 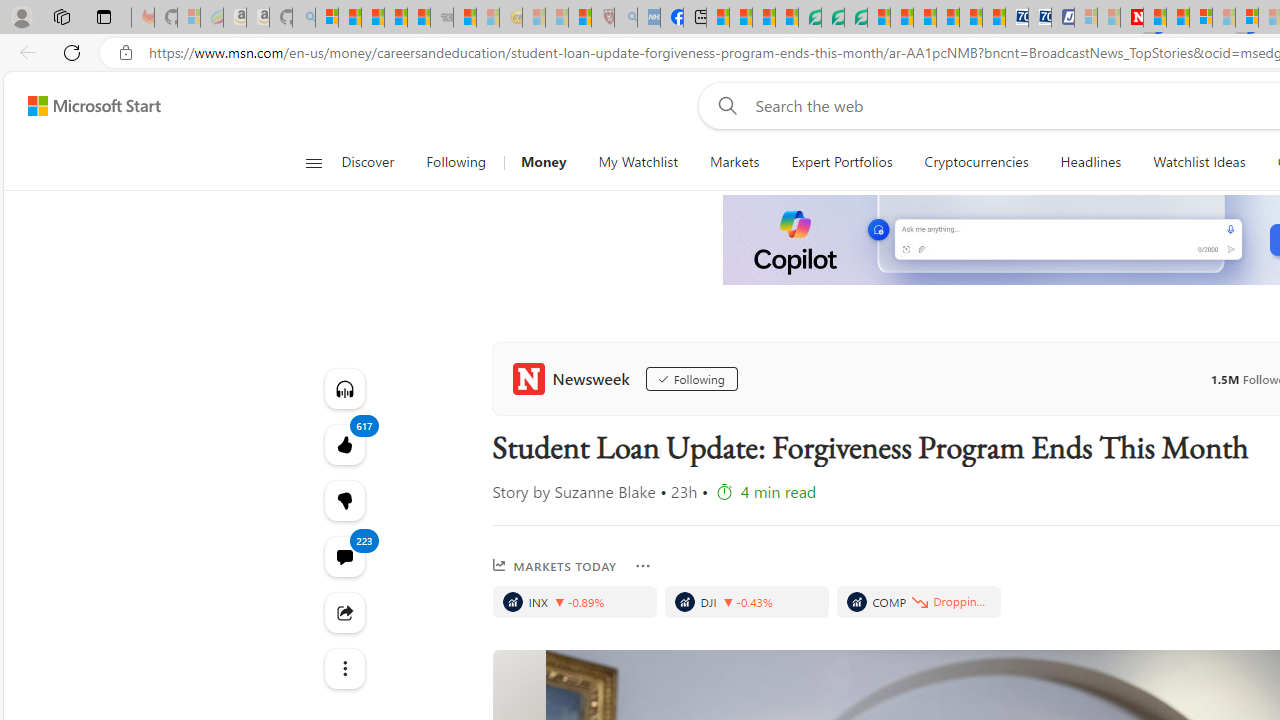 I want to click on '617 Like', so click(x=344, y=443).